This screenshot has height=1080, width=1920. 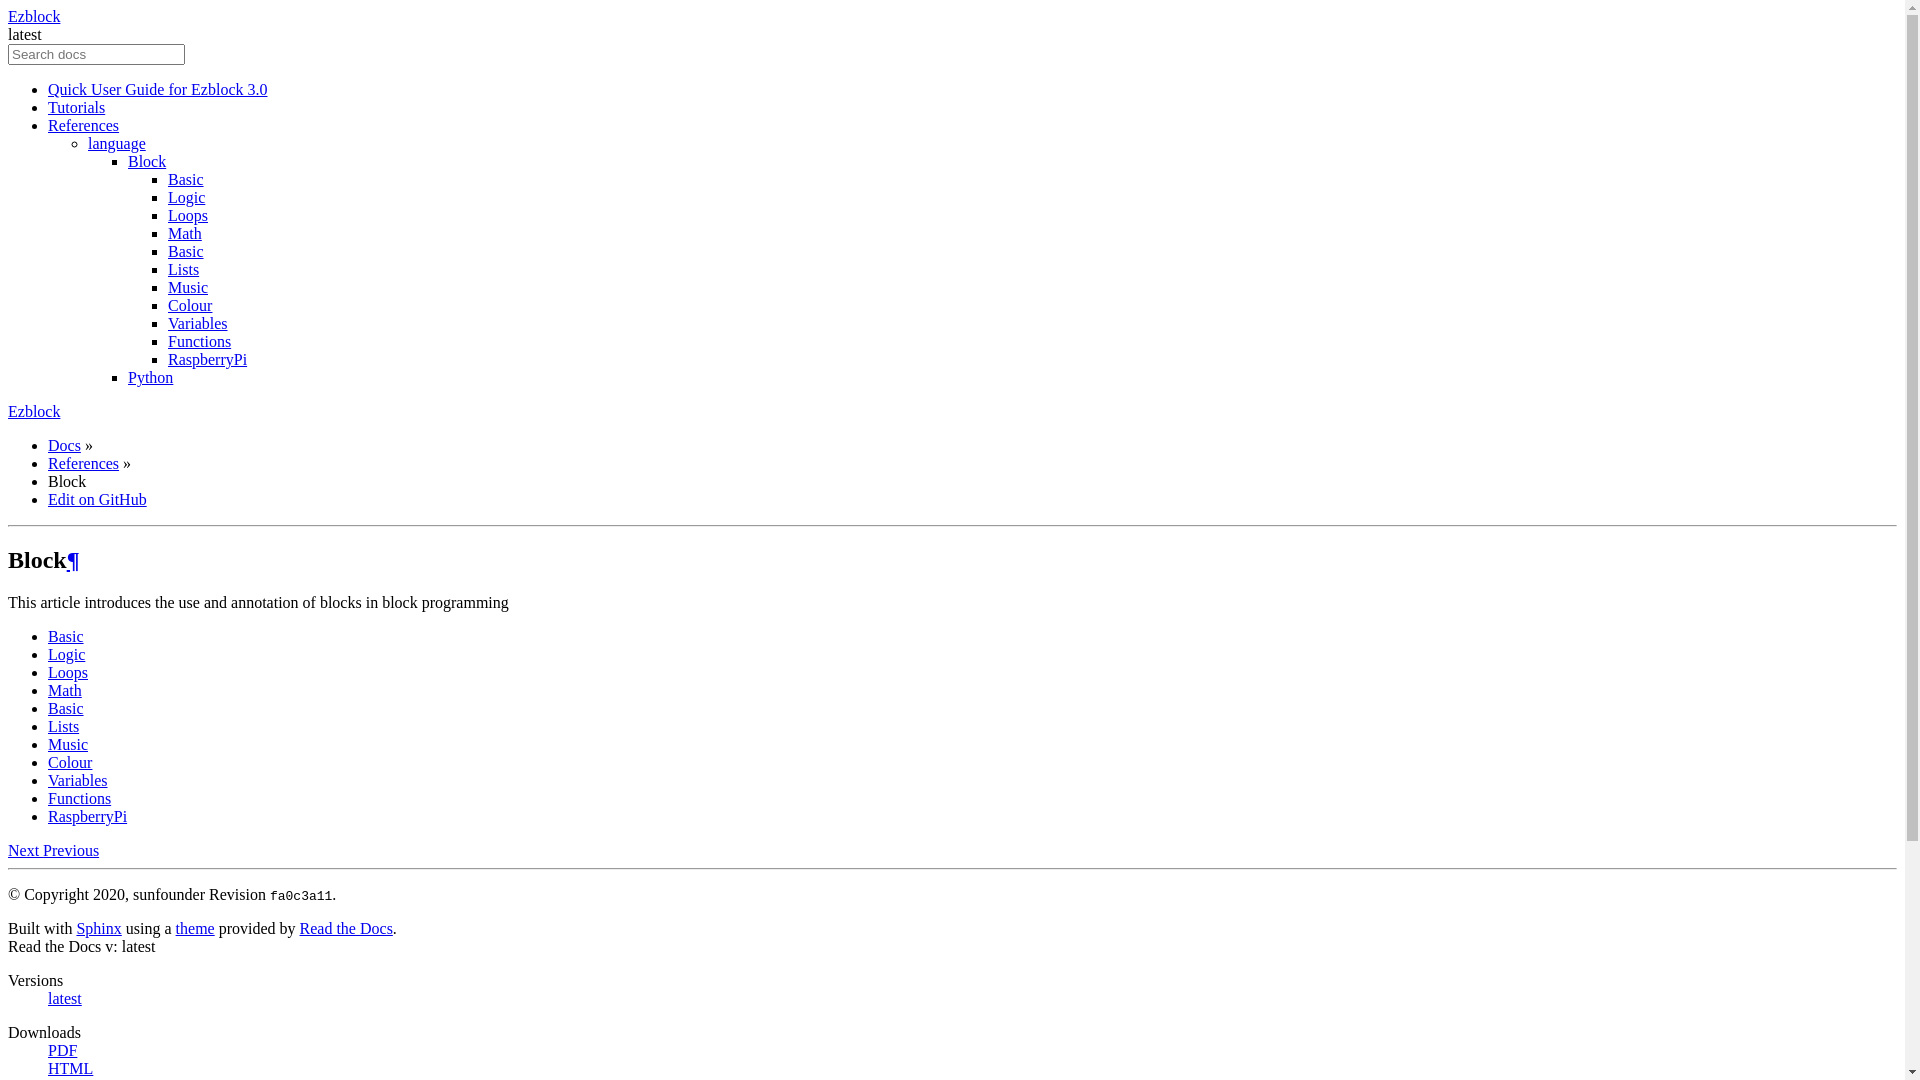 What do you see at coordinates (71, 850) in the screenshot?
I see `'Previous'` at bounding box center [71, 850].